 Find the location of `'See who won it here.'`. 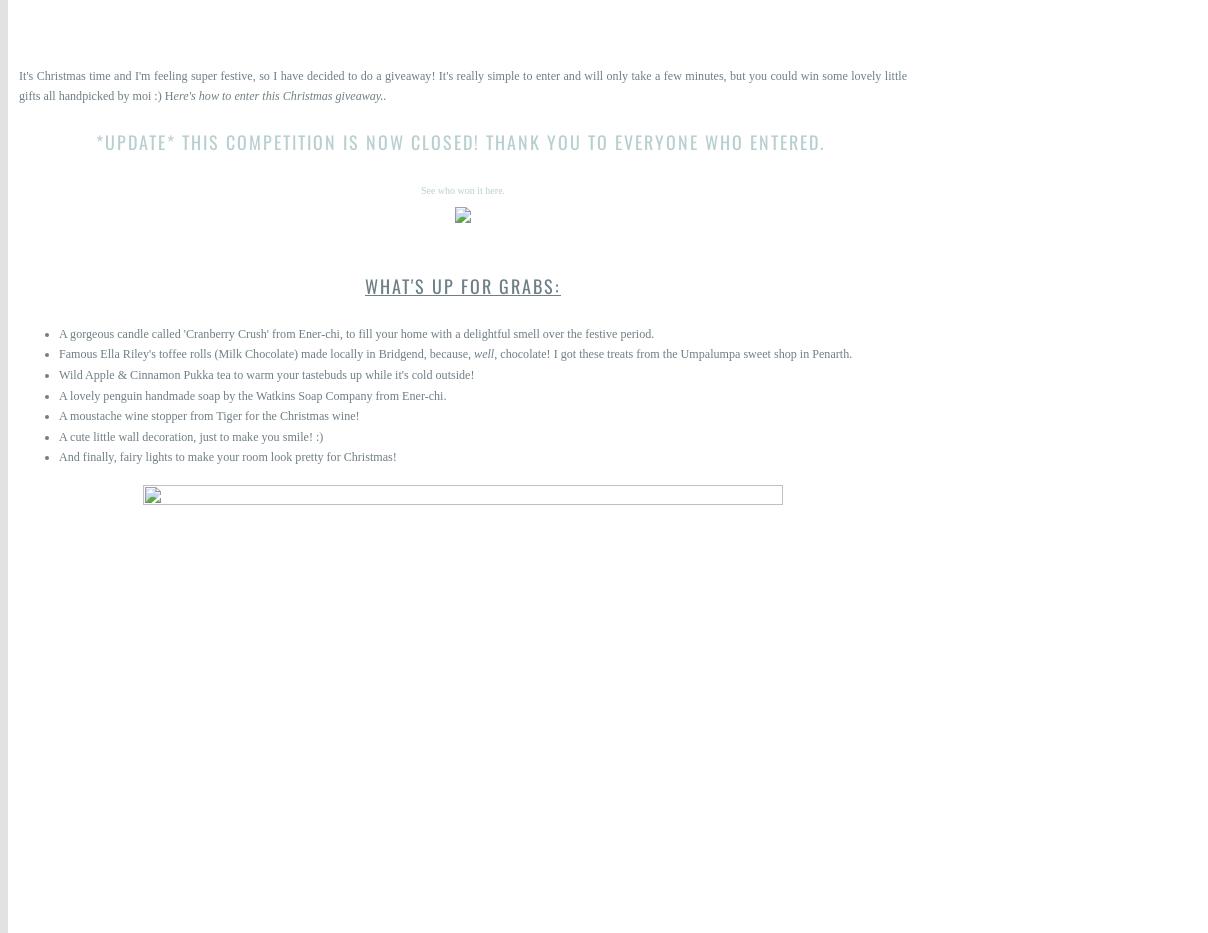

'See who won it here.' is located at coordinates (462, 190).